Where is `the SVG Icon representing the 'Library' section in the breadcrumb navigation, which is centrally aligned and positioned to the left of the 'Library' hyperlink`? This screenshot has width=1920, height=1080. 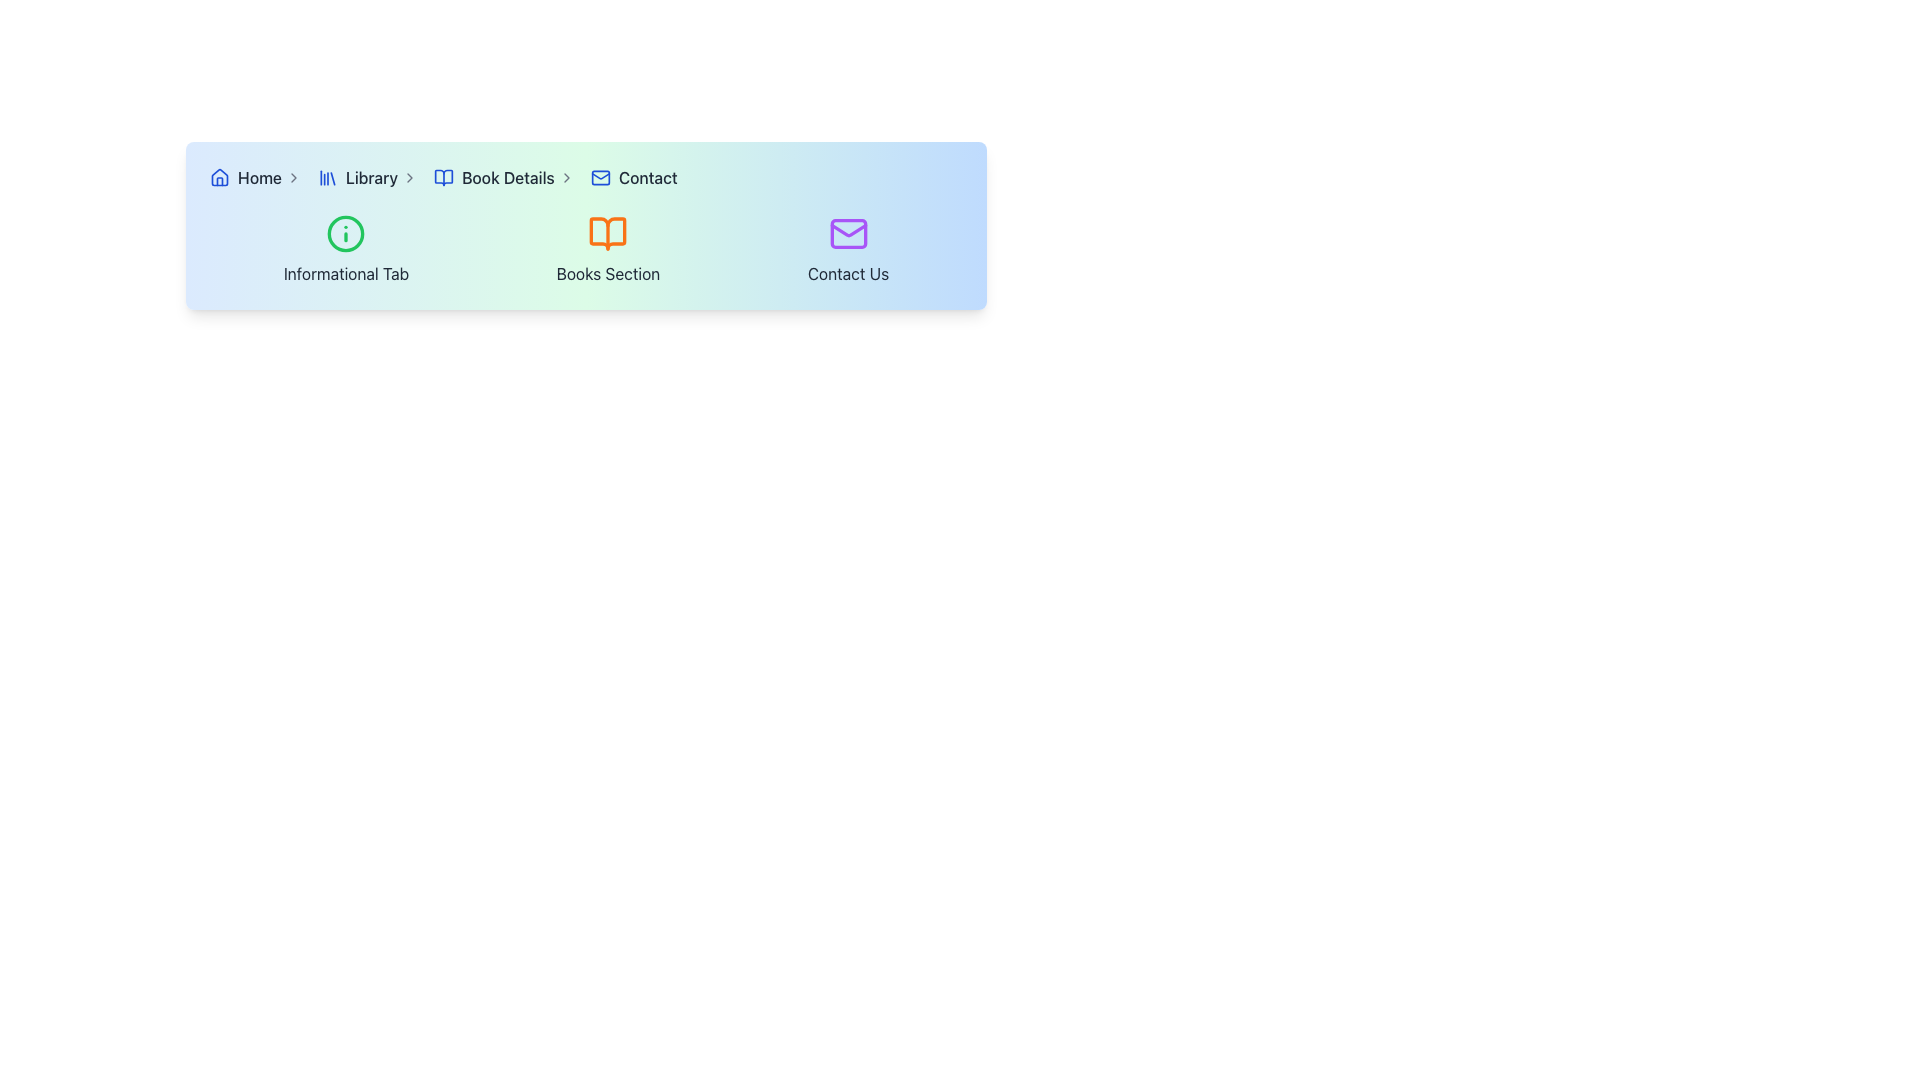
the SVG Icon representing the 'Library' section in the breadcrumb navigation, which is centrally aligned and positioned to the left of the 'Library' hyperlink is located at coordinates (327, 176).